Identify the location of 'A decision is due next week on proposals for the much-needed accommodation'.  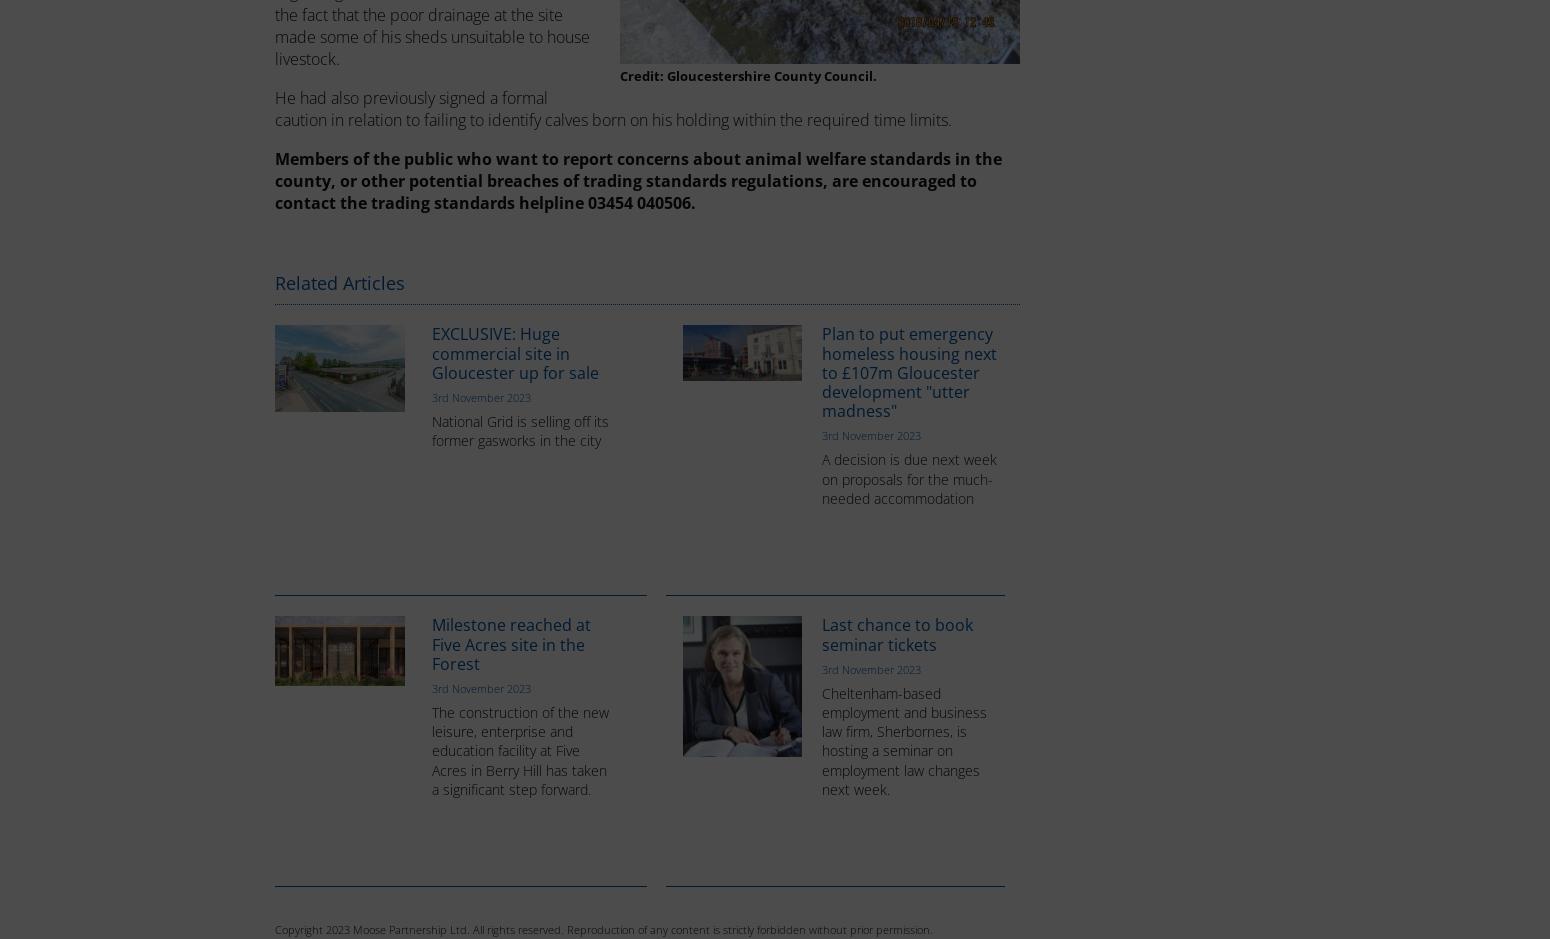
(909, 477).